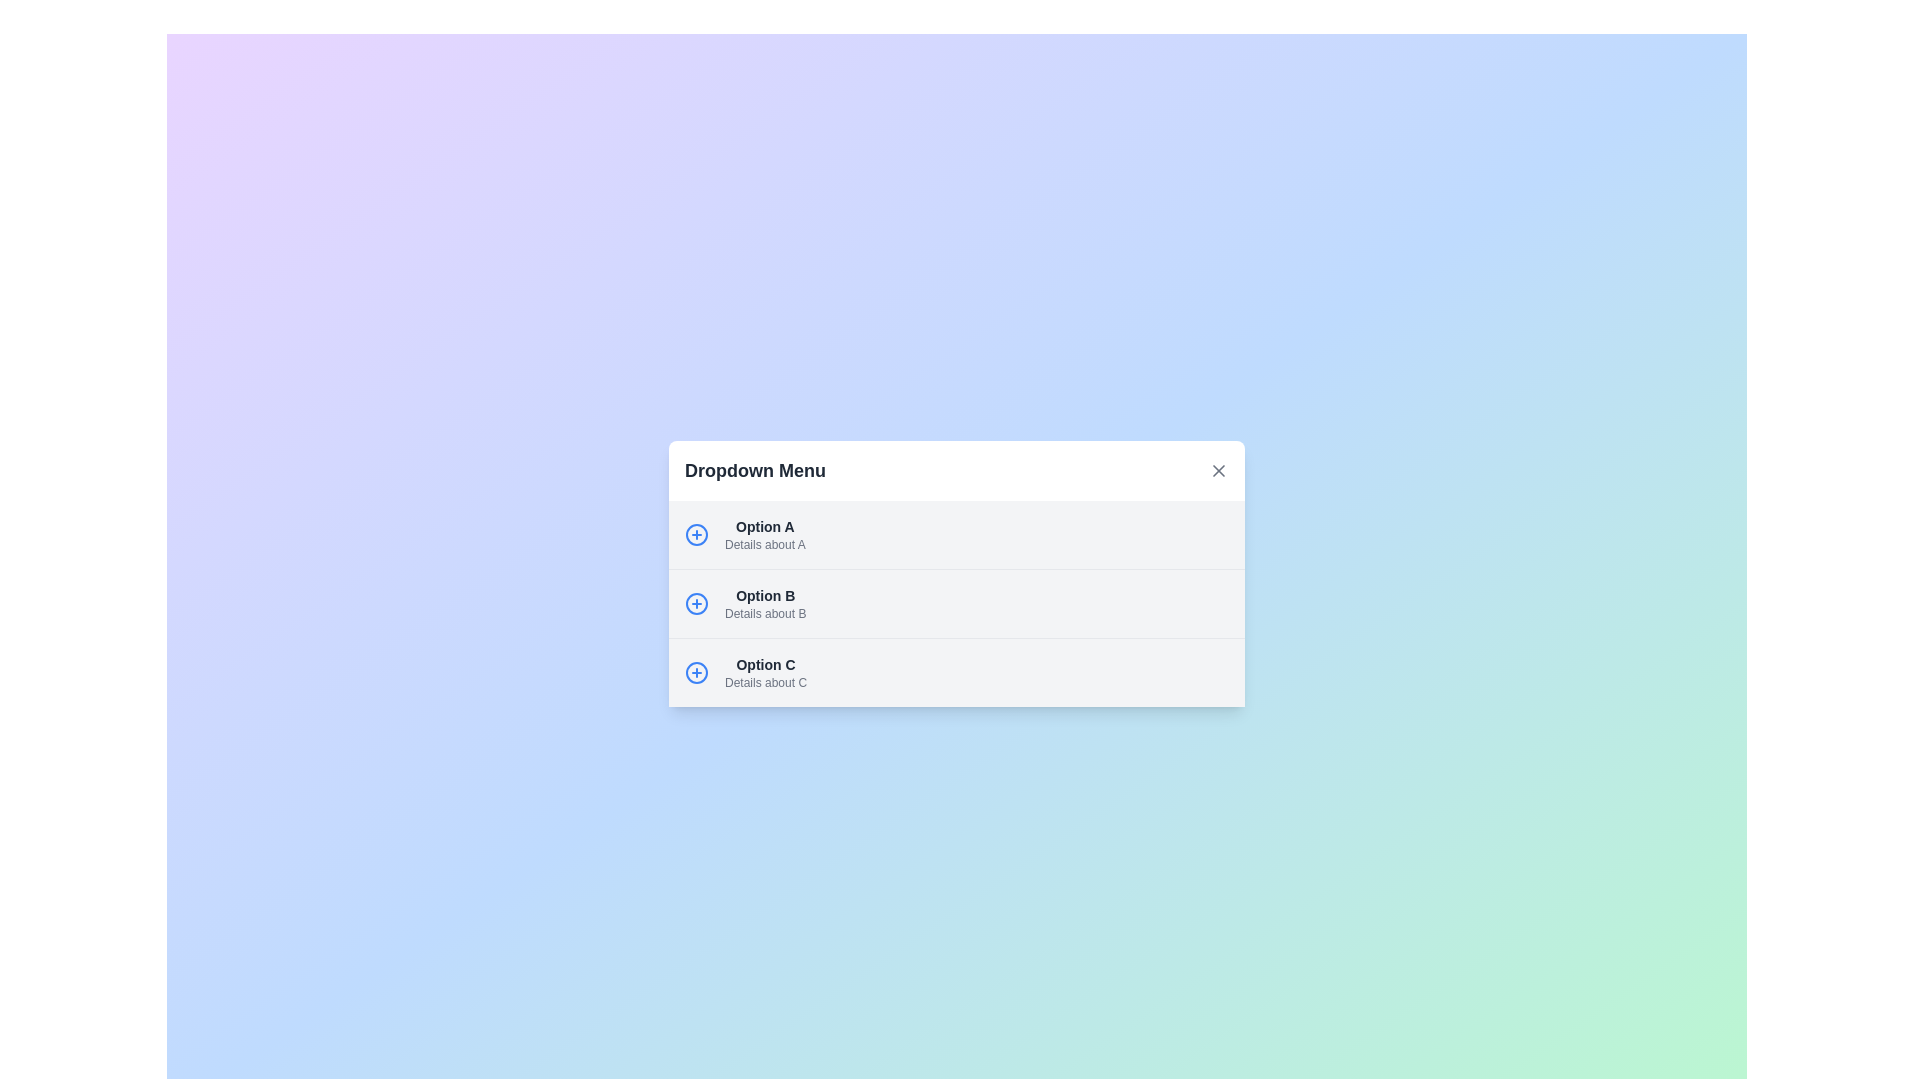 The image size is (1920, 1080). What do you see at coordinates (1218, 470) in the screenshot?
I see `the close button located at the top-right corner of the dropdown menu` at bounding box center [1218, 470].